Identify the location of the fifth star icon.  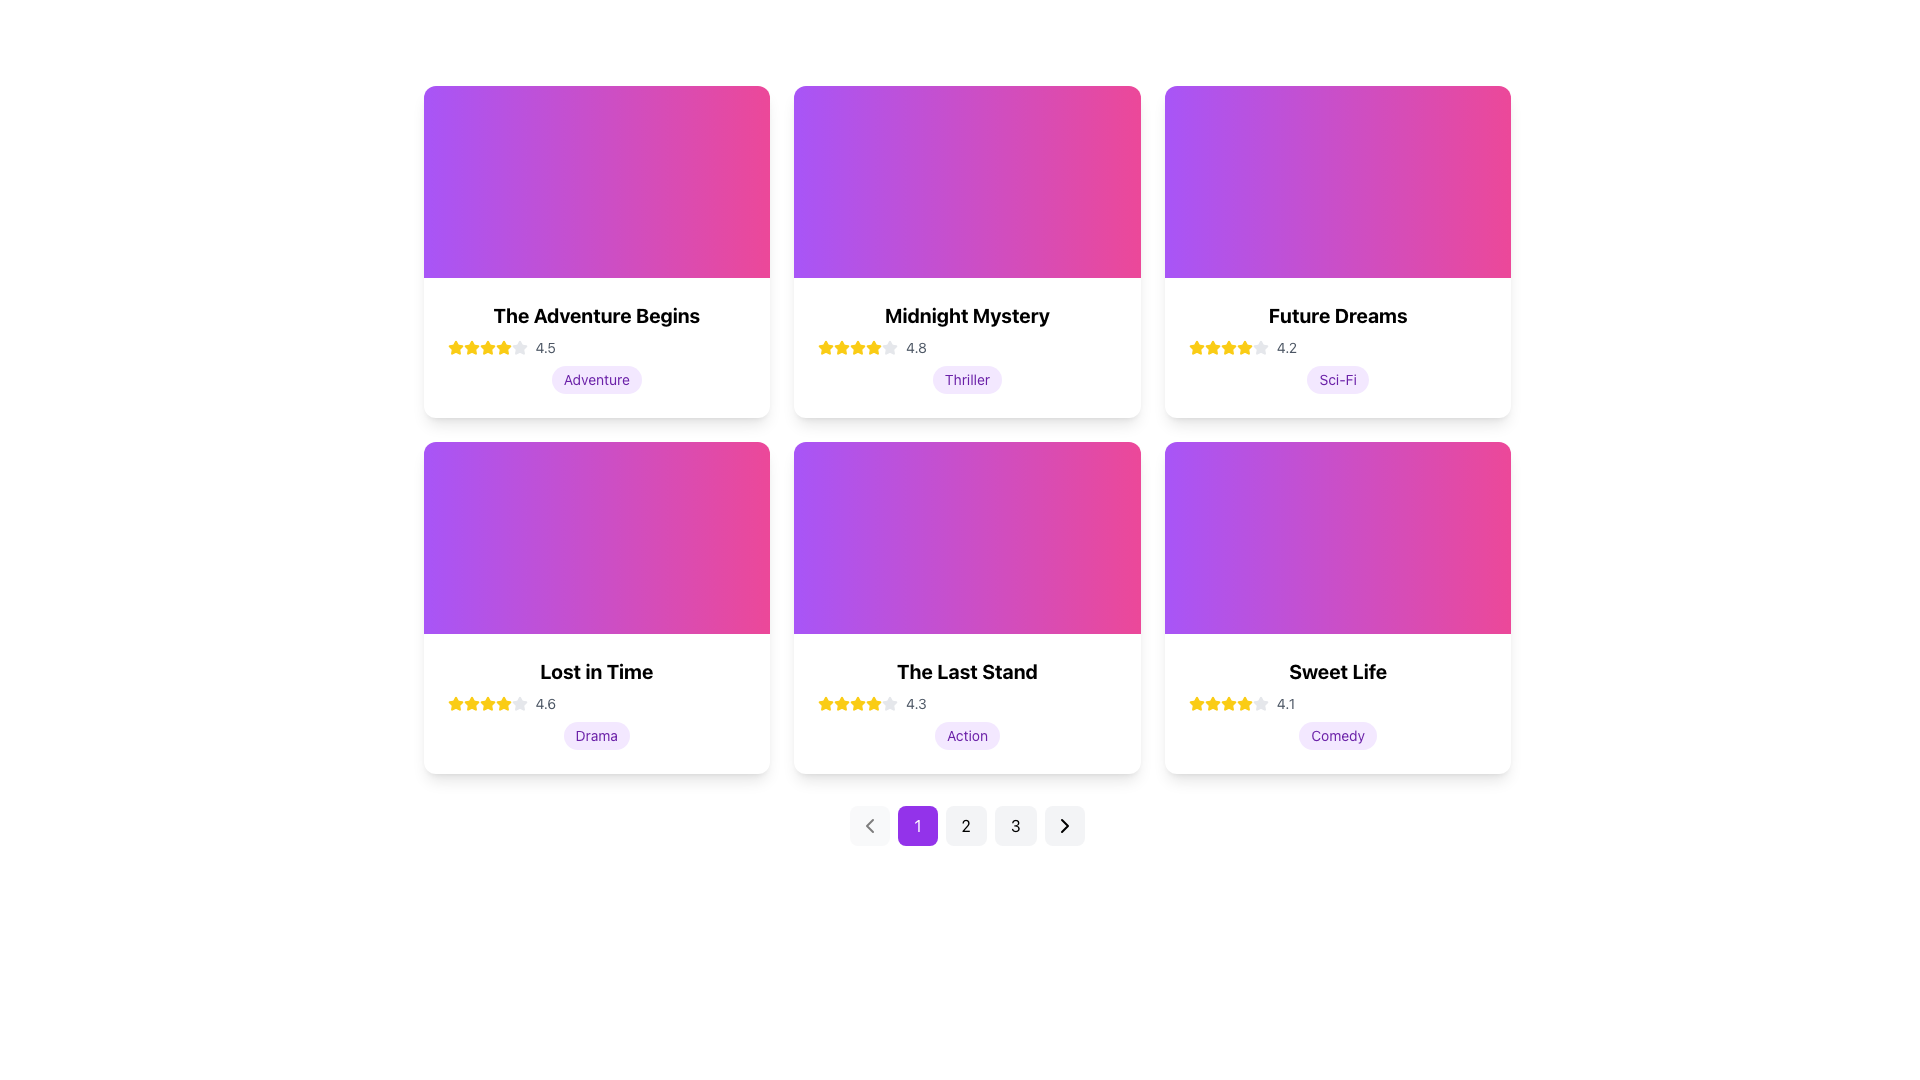
(503, 703).